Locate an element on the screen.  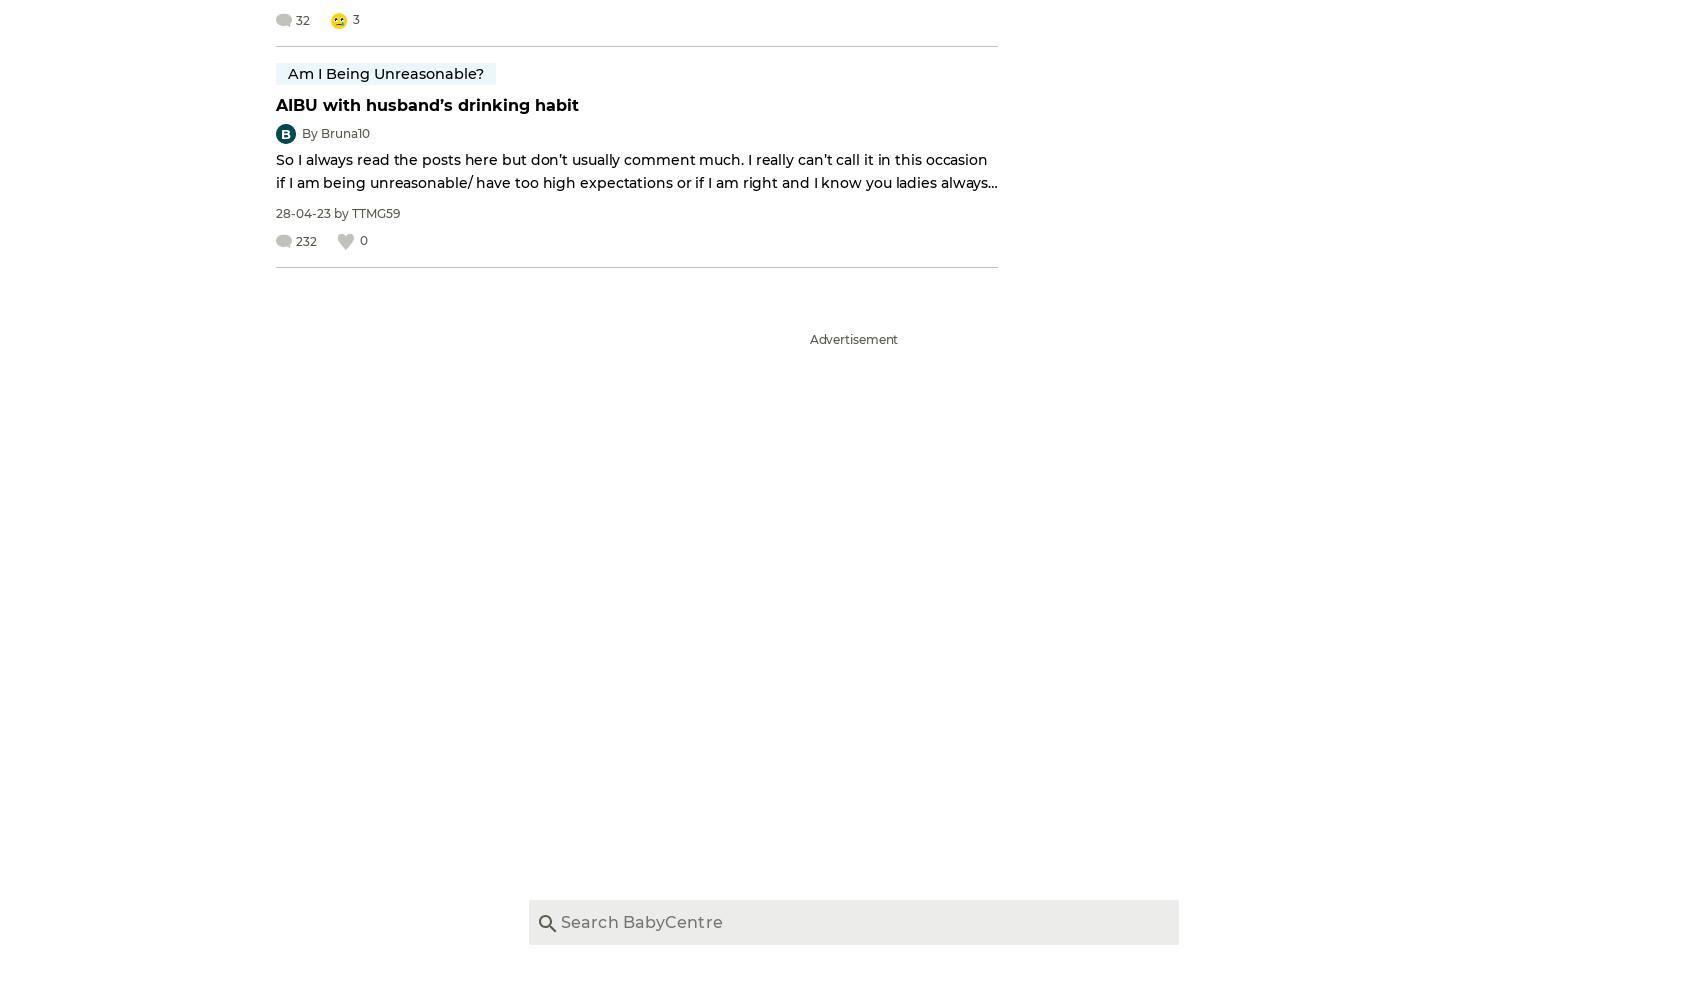
'3' is located at coordinates (356, 18).